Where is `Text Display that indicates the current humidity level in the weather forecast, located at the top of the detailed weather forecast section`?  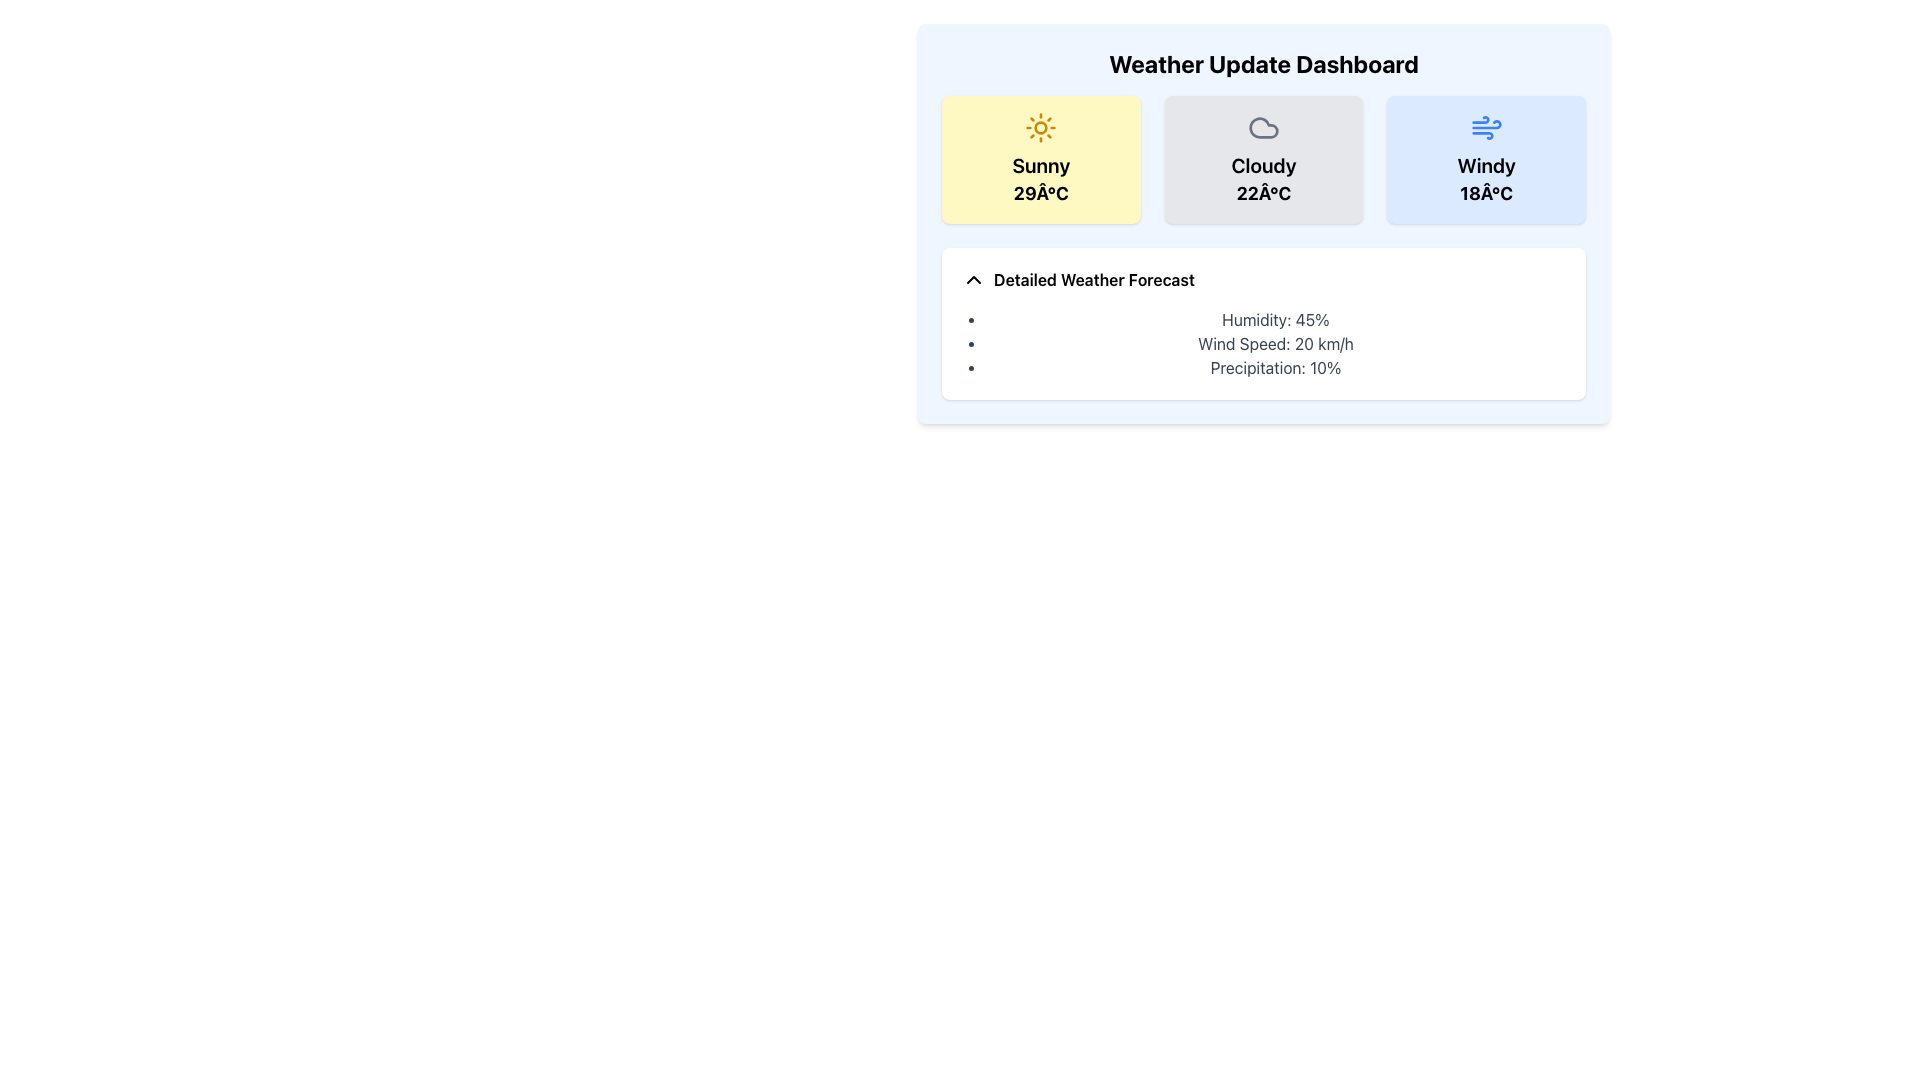 Text Display that indicates the current humidity level in the weather forecast, located at the top of the detailed weather forecast section is located at coordinates (1275, 319).